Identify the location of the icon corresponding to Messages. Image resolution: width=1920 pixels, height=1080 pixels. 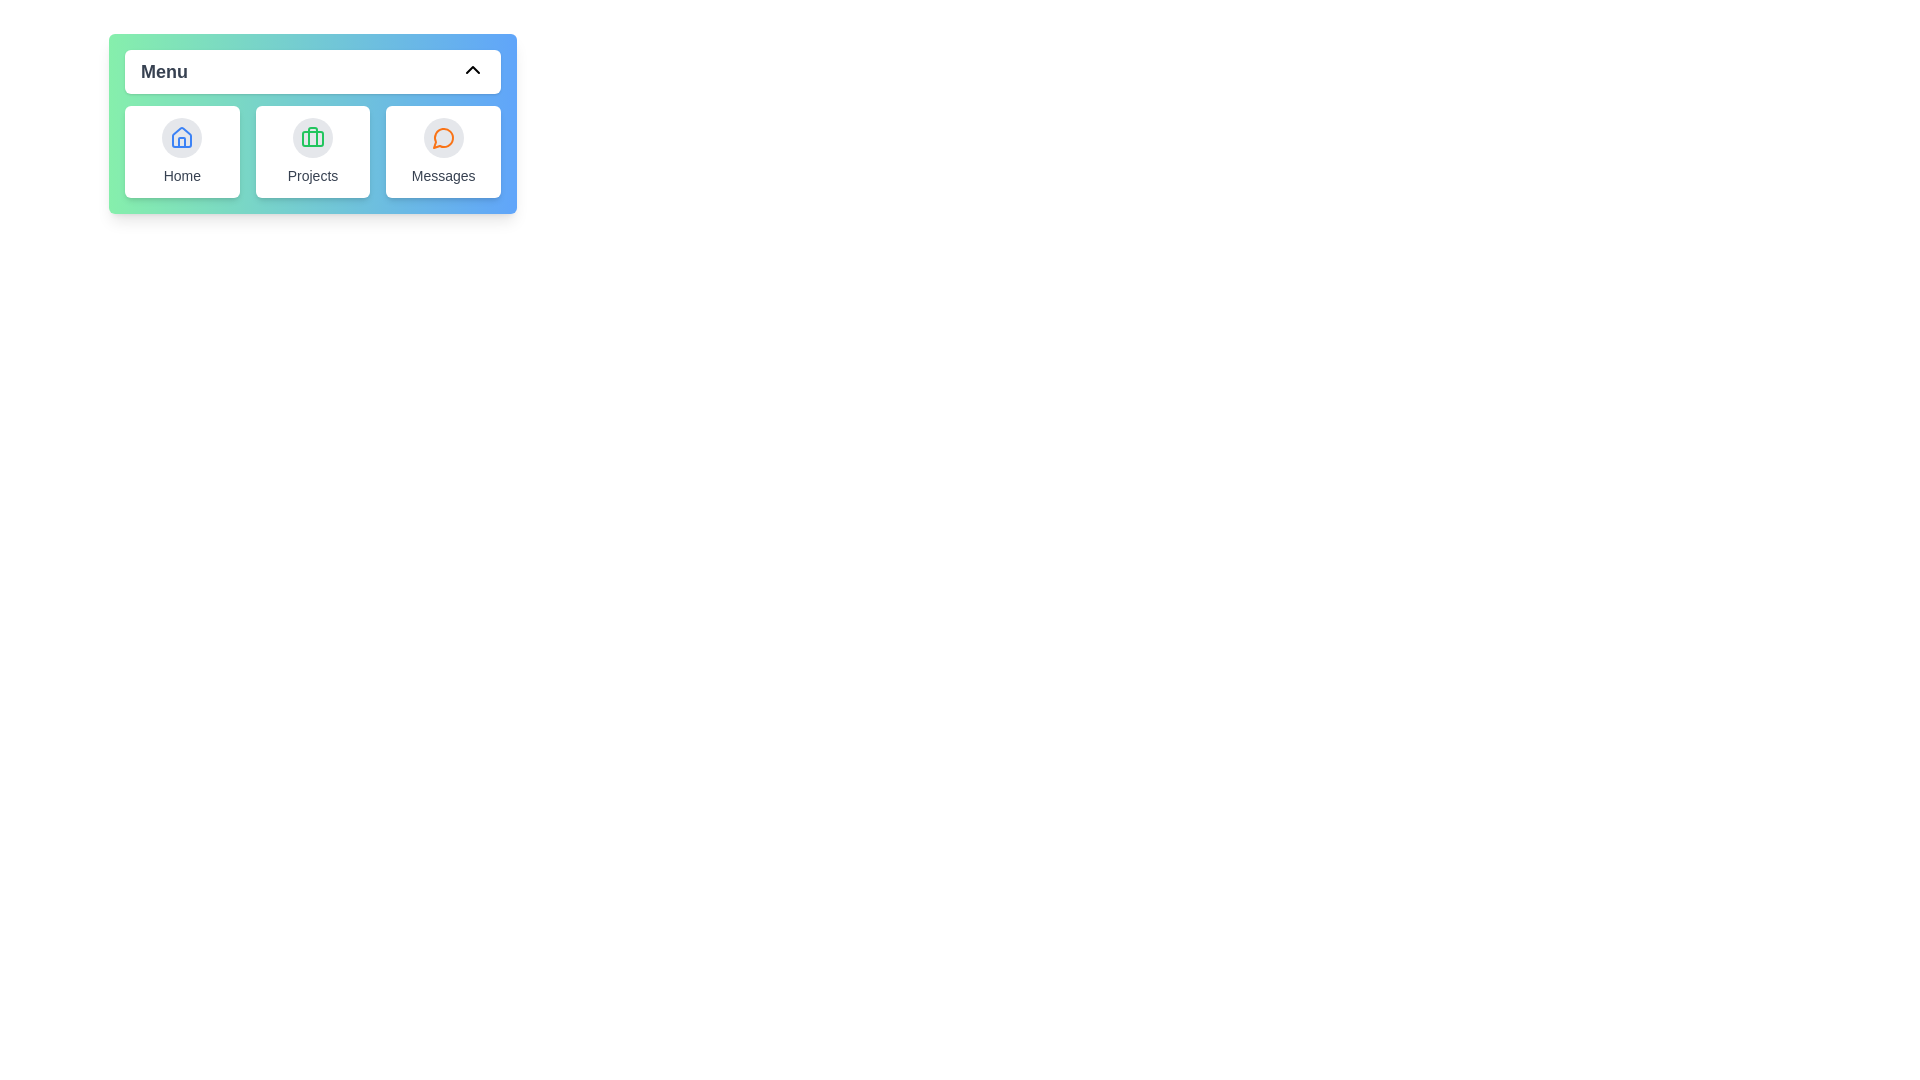
(443, 137).